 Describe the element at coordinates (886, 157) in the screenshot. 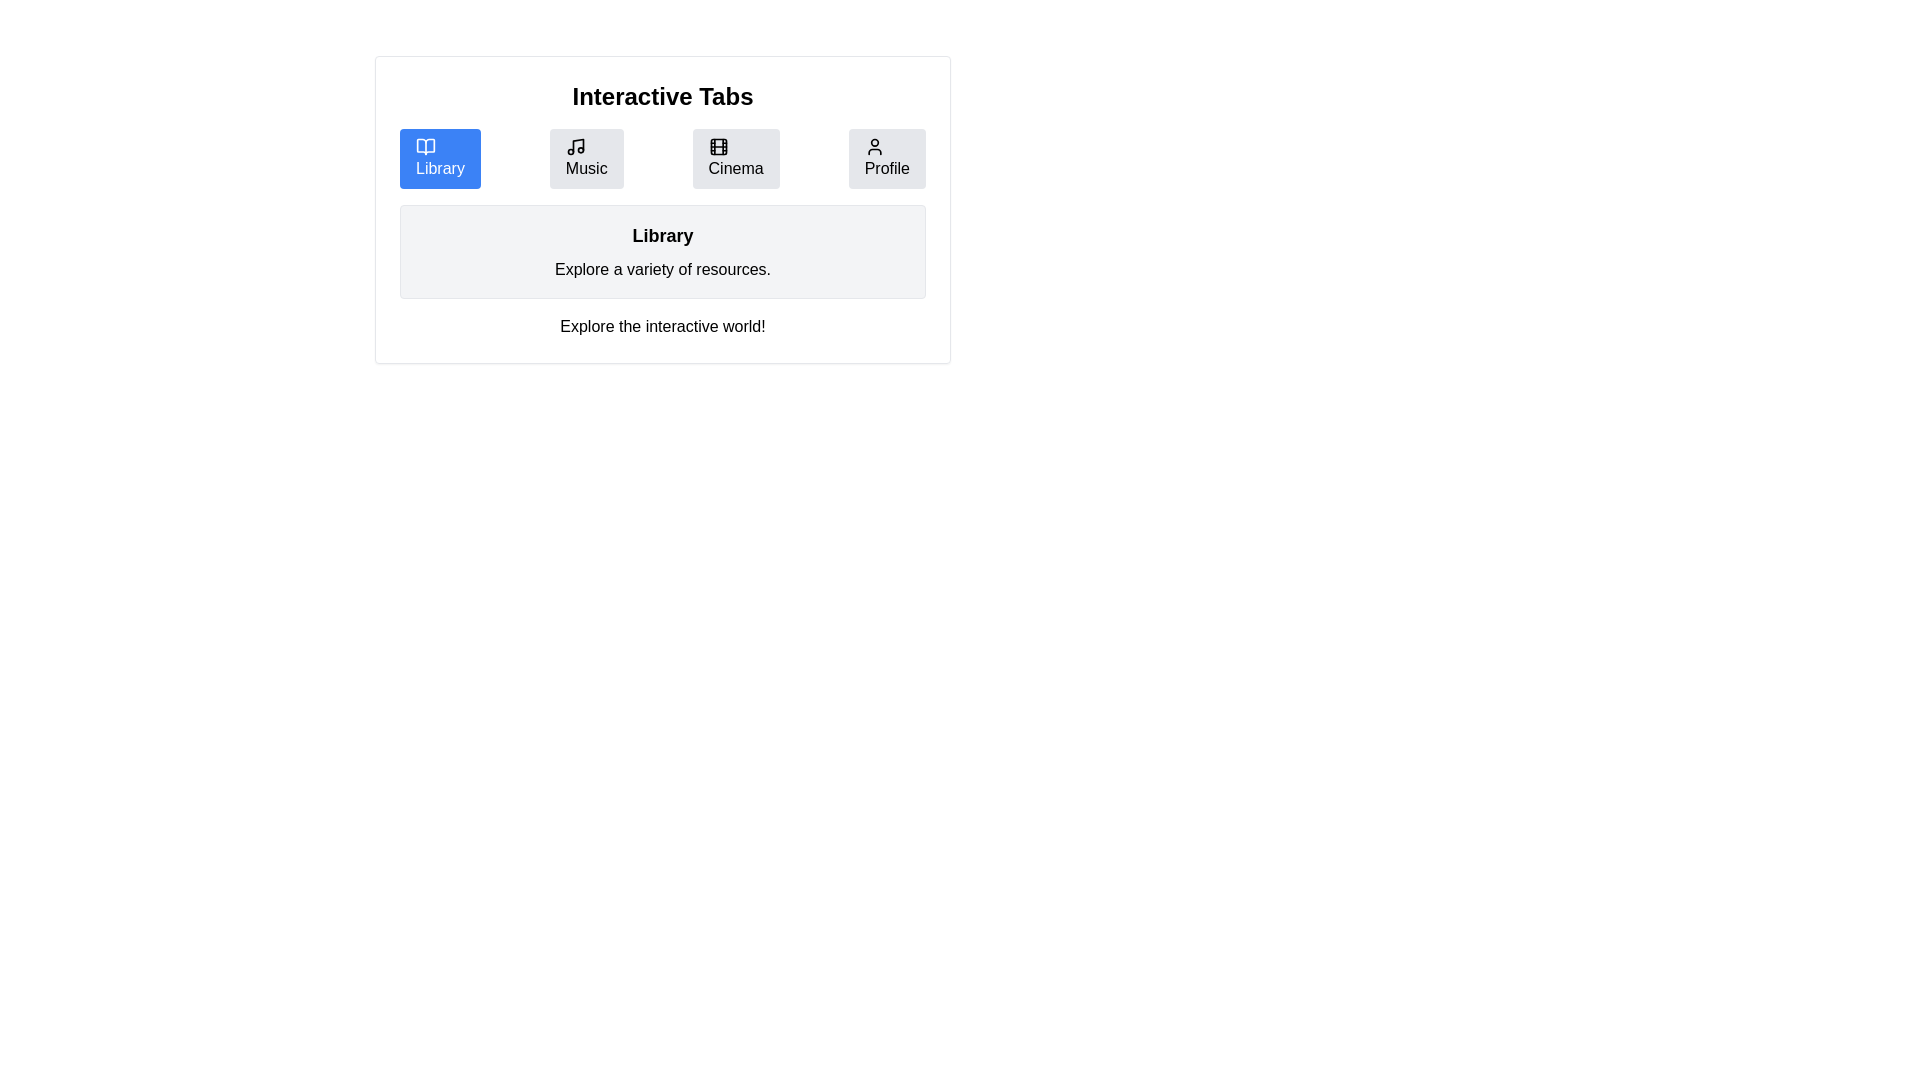

I see `the Profile tab to view its content` at that location.